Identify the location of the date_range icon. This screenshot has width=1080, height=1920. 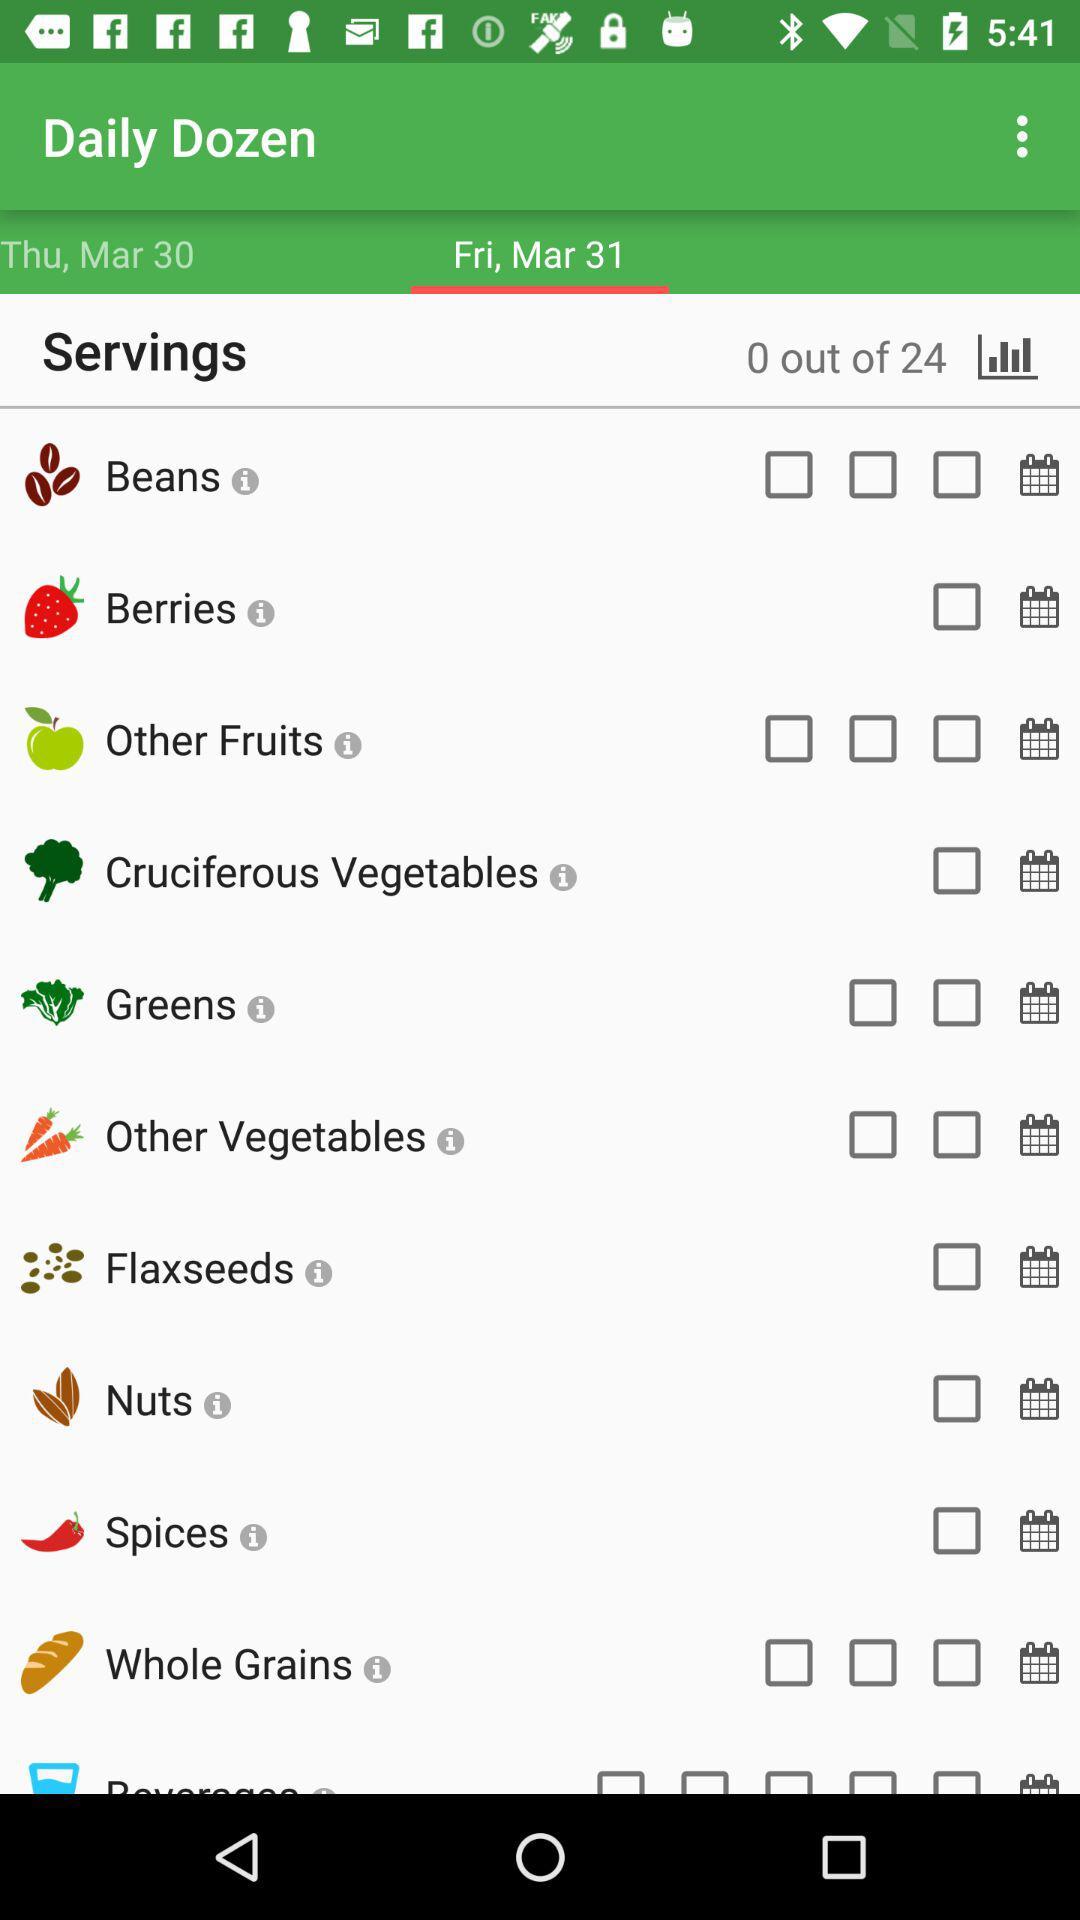
(1038, 1265).